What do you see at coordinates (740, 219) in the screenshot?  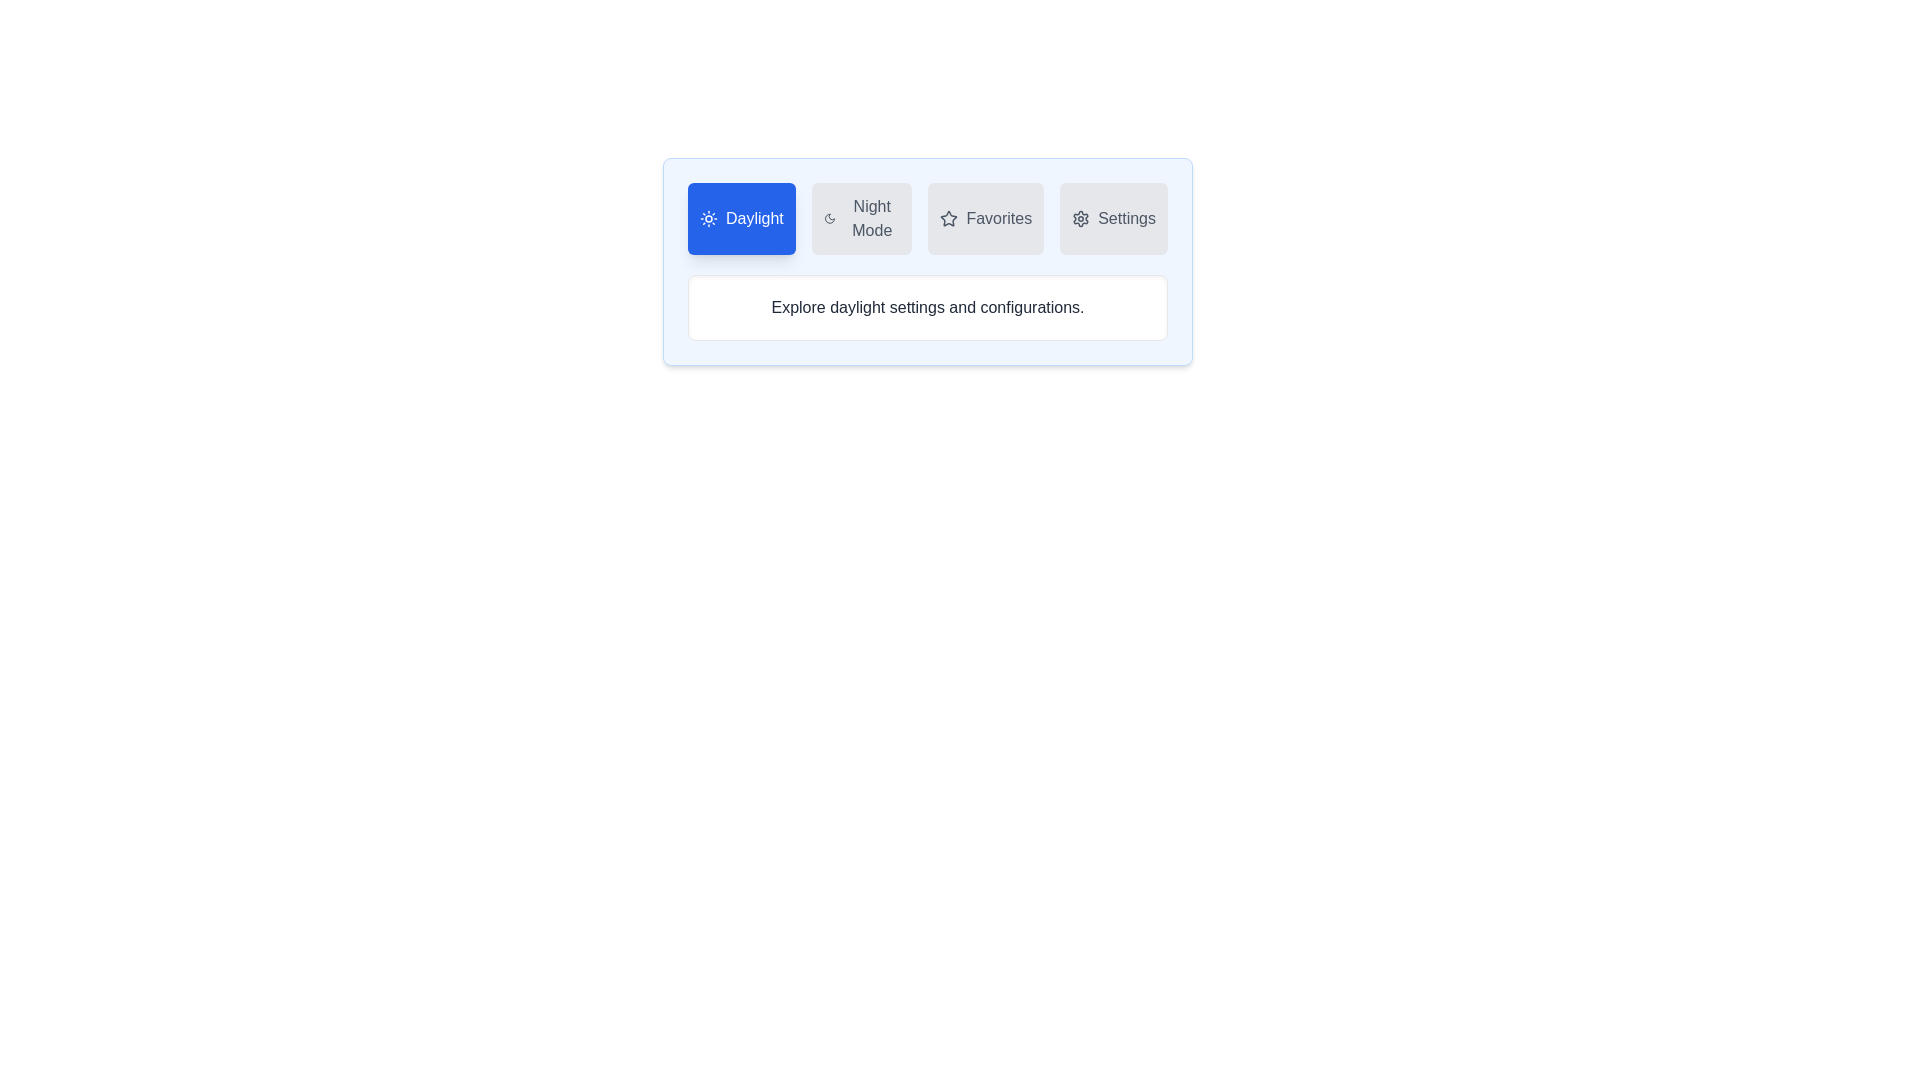 I see `the tab labeled Daylight` at bounding box center [740, 219].